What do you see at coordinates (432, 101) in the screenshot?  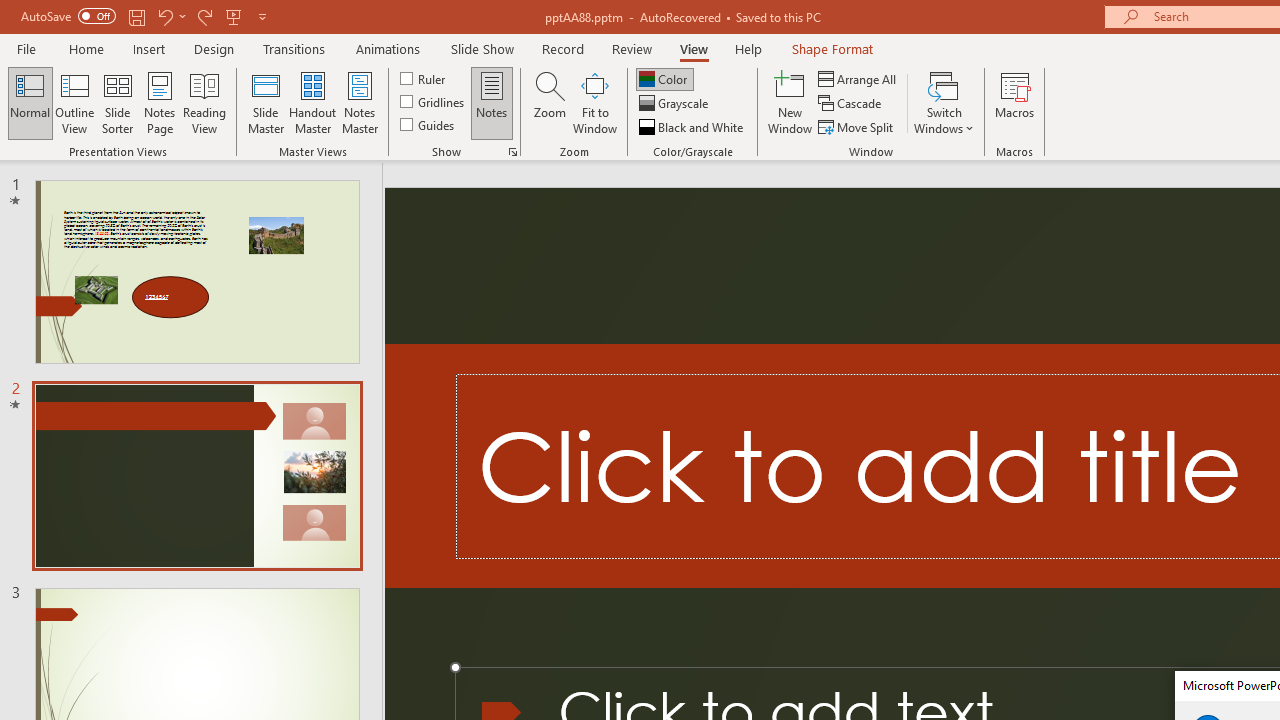 I see `'Gridlines'` at bounding box center [432, 101].